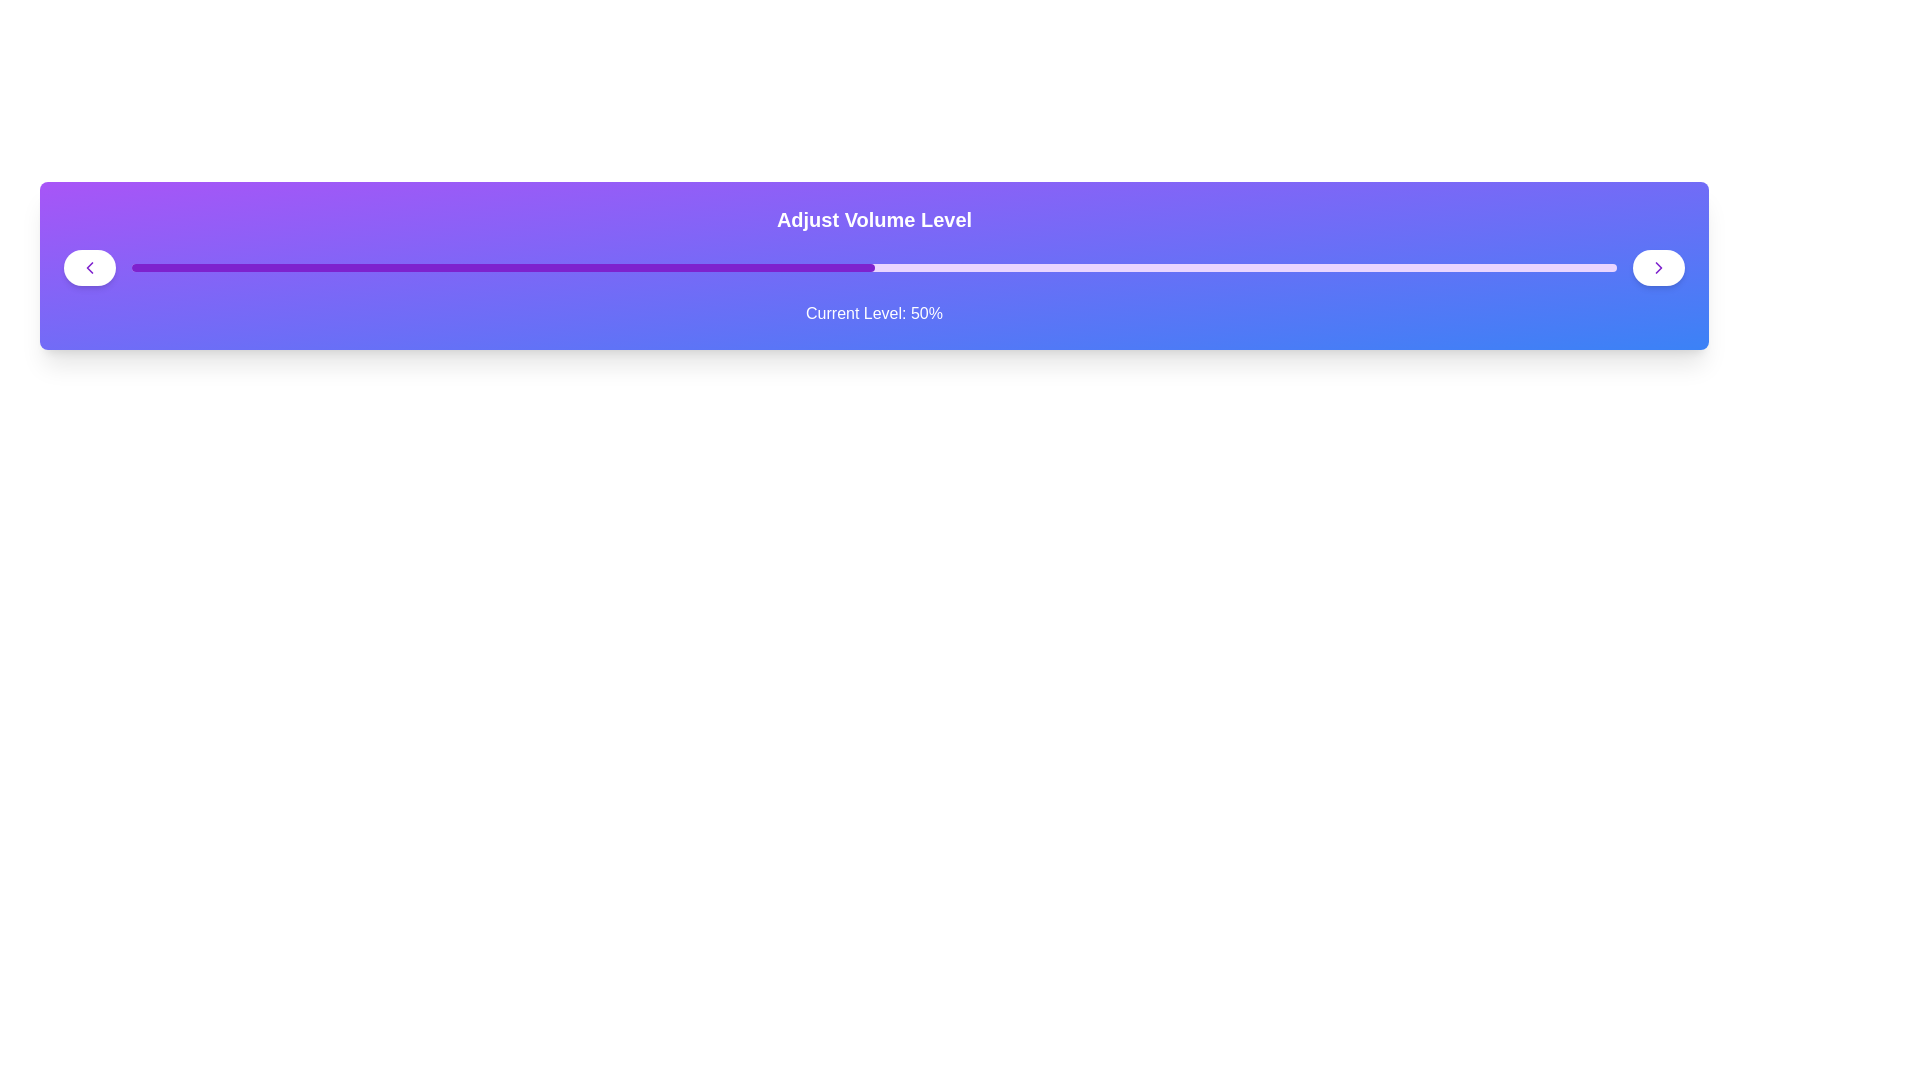 This screenshot has width=1920, height=1080. What do you see at coordinates (874, 219) in the screenshot?
I see `the 'Adjust Volume Level' text label, which is styled in bold and slightly larger font, centered against a gradient background of purple to blue` at bounding box center [874, 219].